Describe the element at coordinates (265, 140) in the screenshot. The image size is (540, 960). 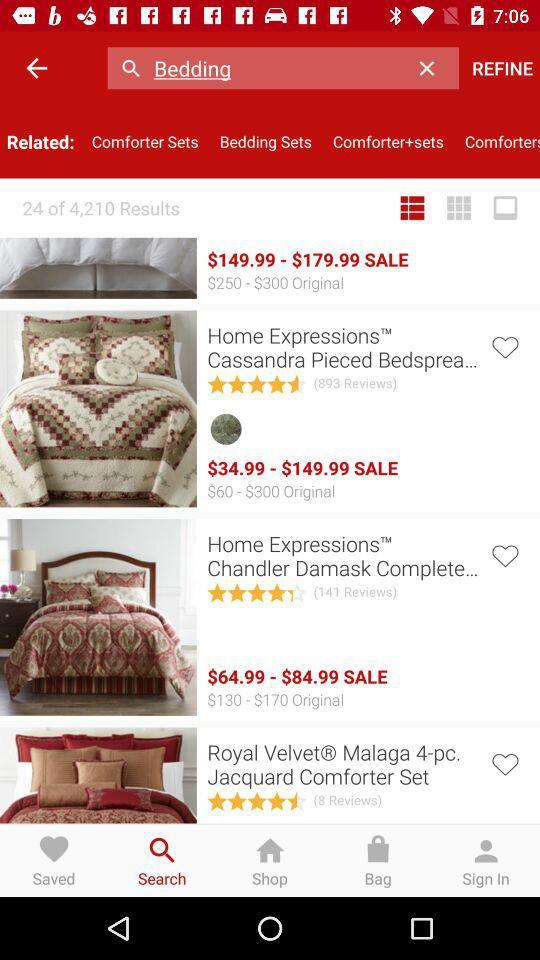
I see `icon above 149 99 179 icon` at that location.